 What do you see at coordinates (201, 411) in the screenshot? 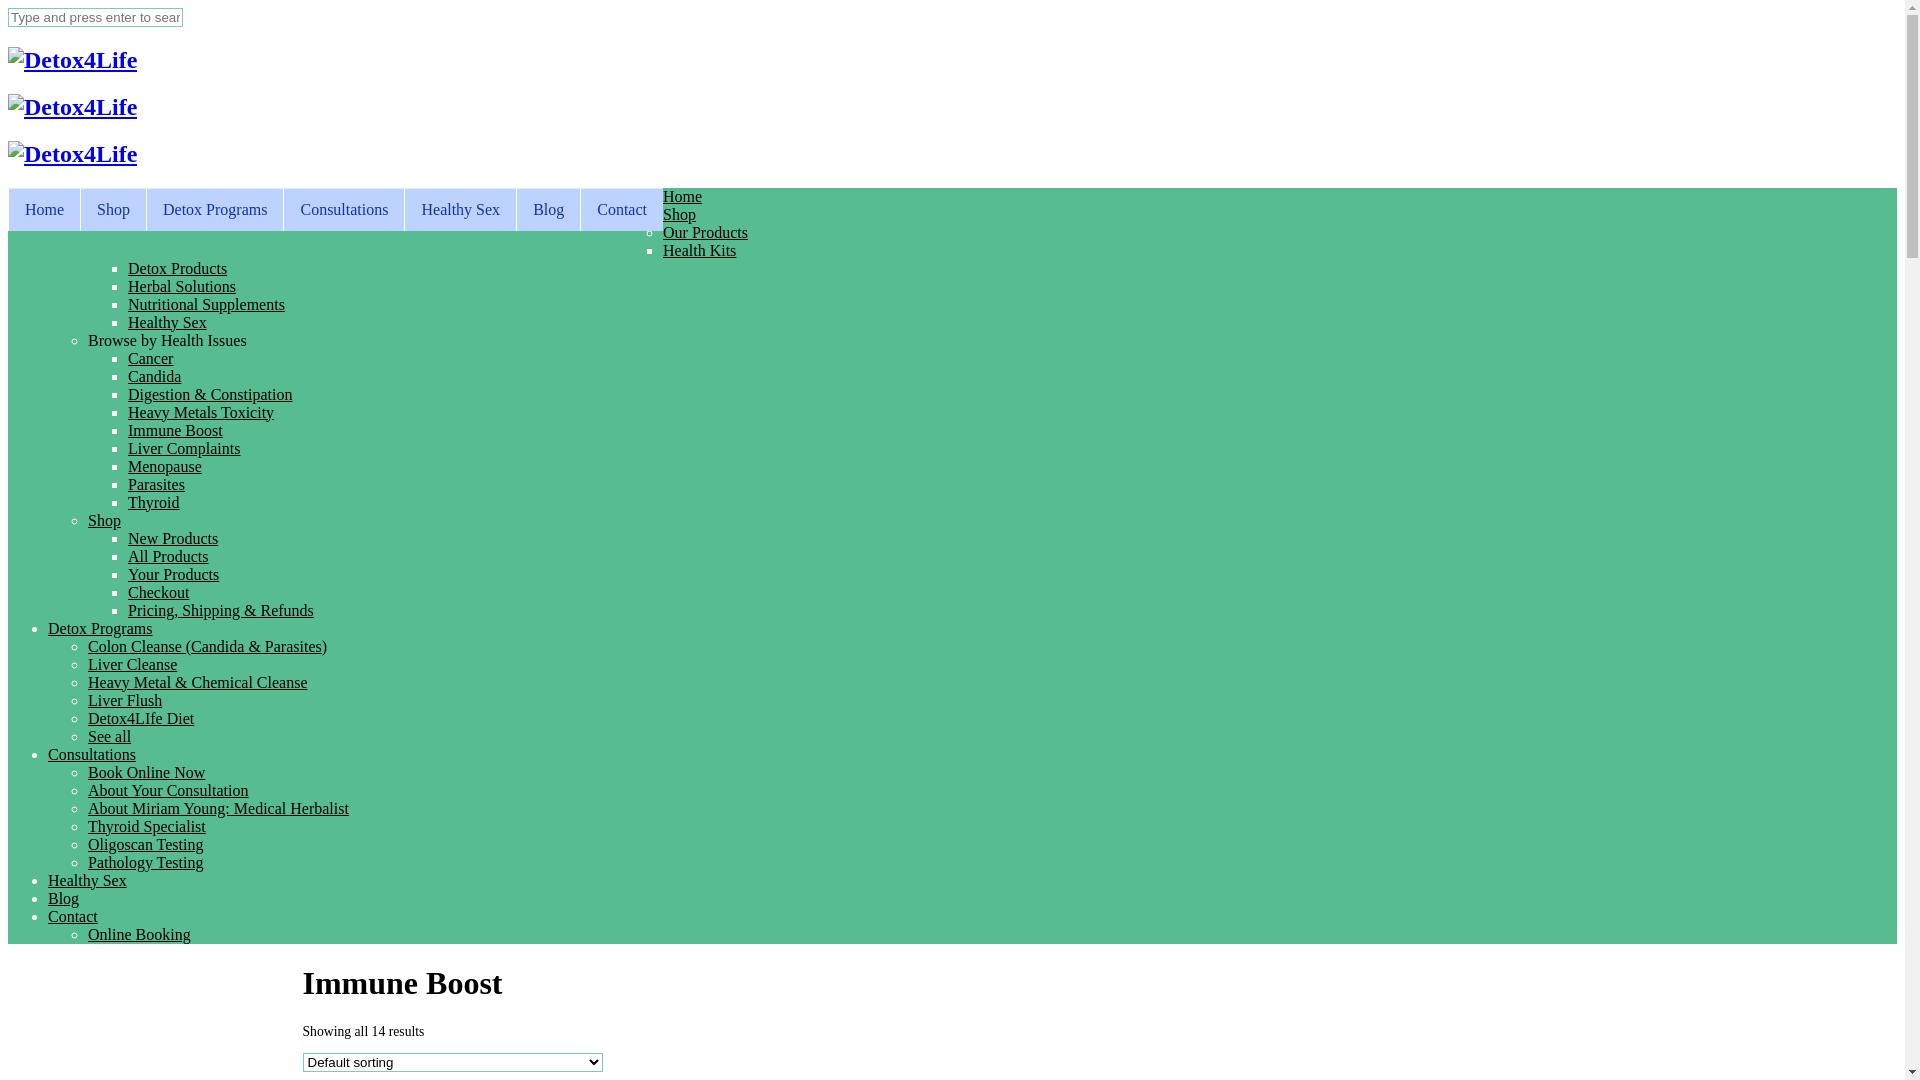
I see `'Heavy Metals Toxicity'` at bounding box center [201, 411].